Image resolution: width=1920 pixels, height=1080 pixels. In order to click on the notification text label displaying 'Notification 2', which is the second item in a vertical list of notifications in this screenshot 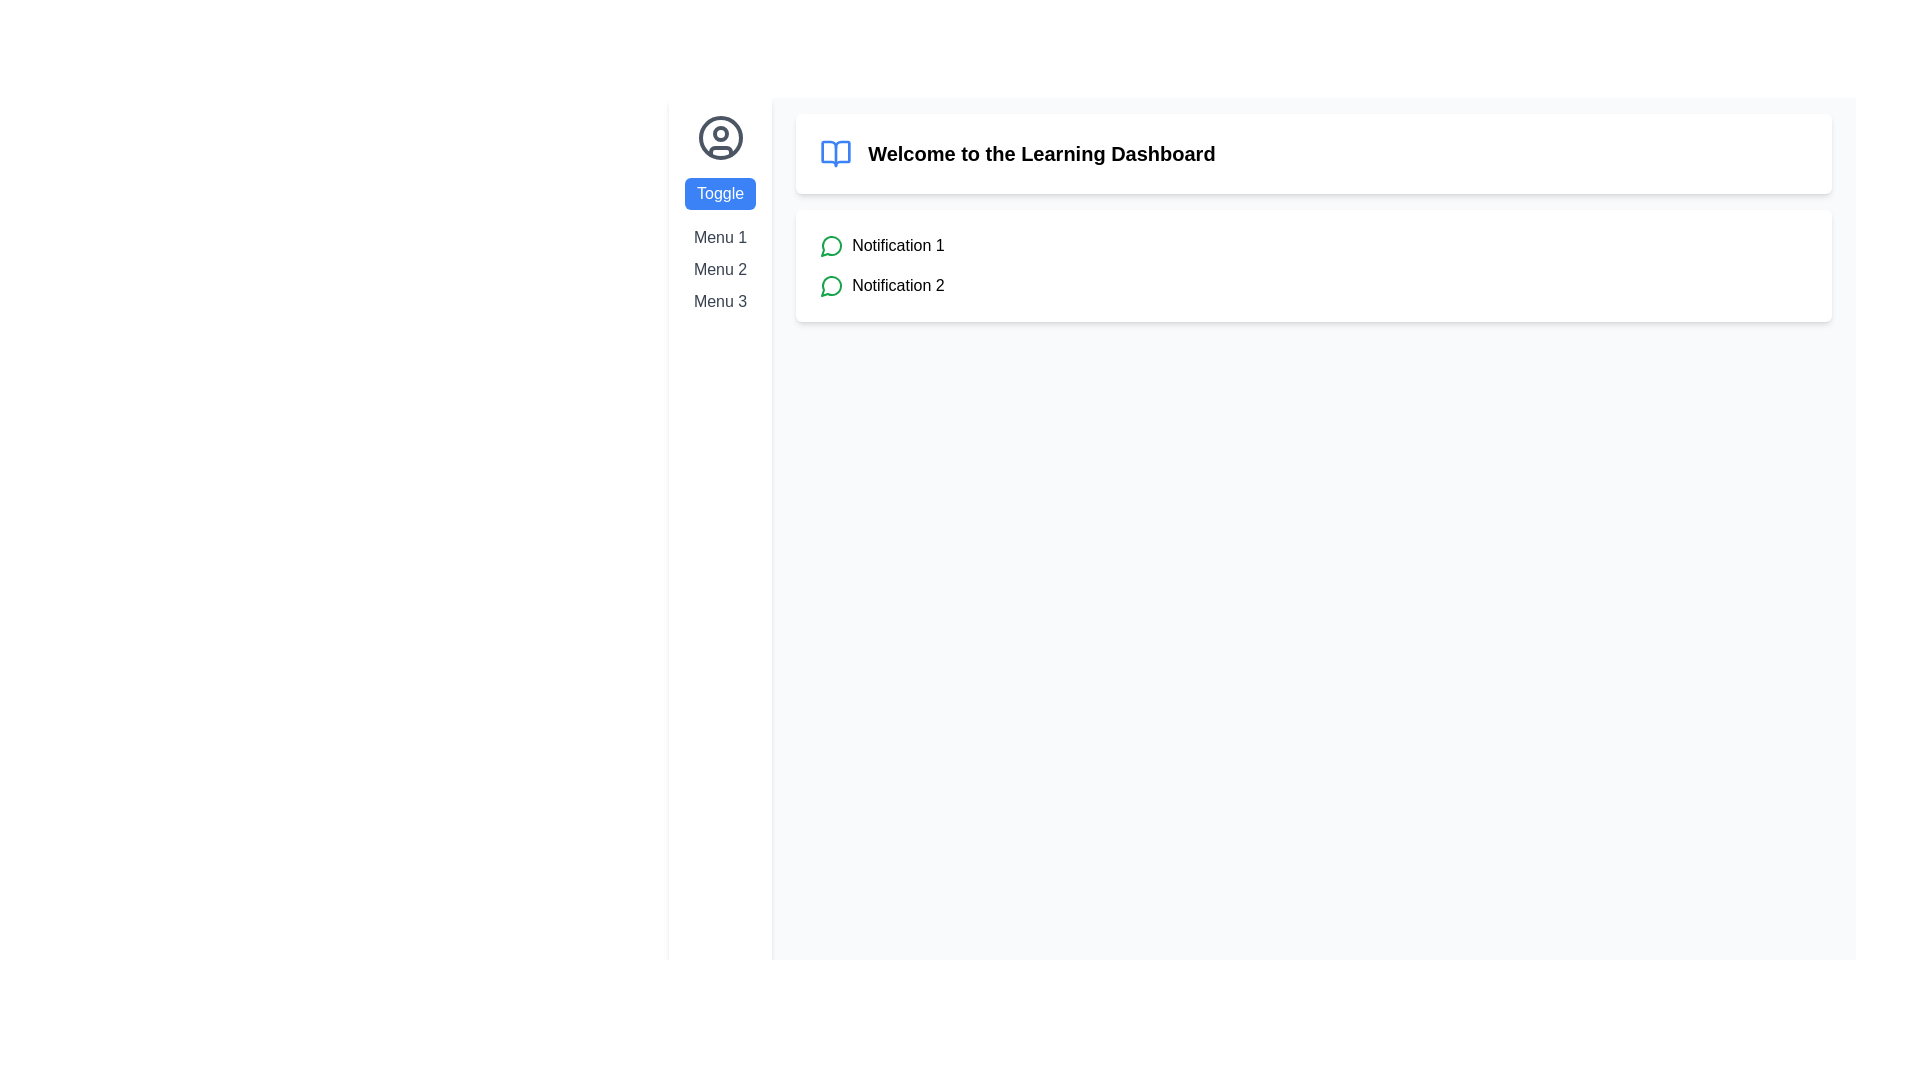, I will do `click(897, 285)`.